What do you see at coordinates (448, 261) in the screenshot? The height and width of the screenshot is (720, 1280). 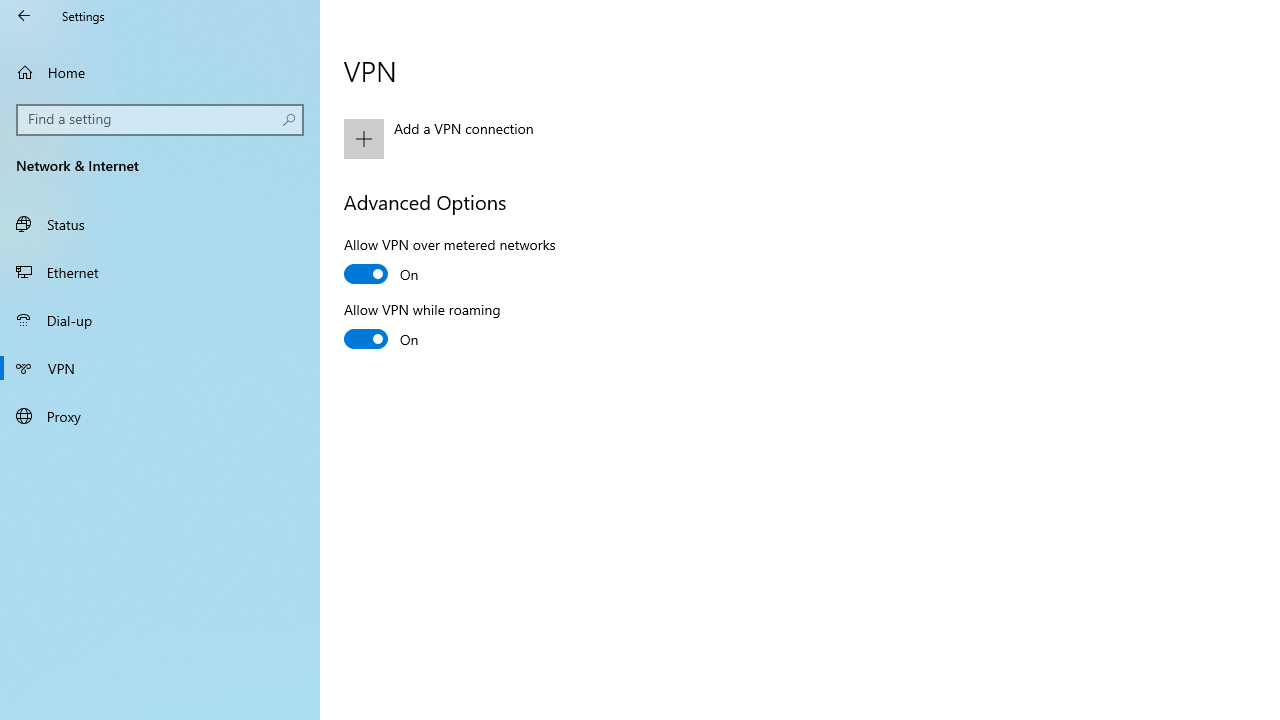 I see `'Allow VPN over metered networks'` at bounding box center [448, 261].